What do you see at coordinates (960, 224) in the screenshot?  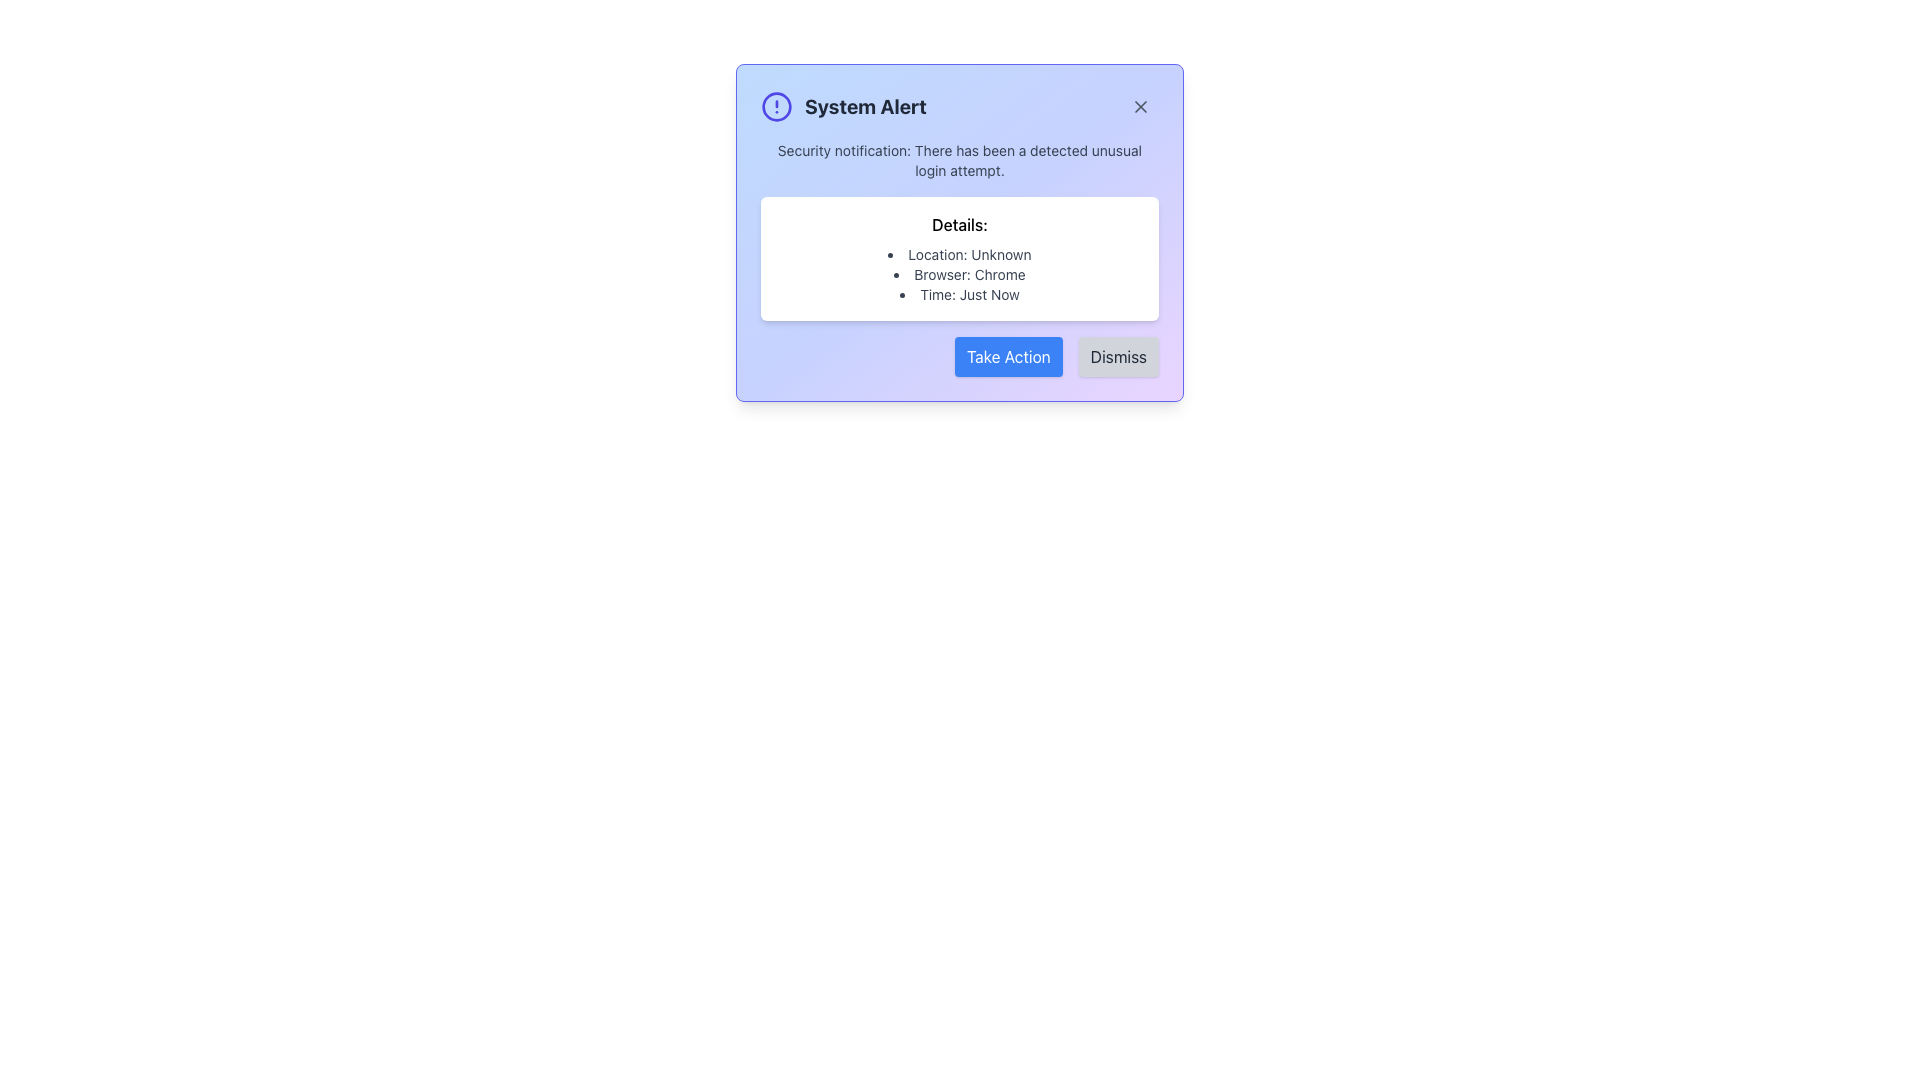 I see `the text label displaying 'Details:' which is styled in bold black font, located at the top center of the white card above a bulleted list` at bounding box center [960, 224].